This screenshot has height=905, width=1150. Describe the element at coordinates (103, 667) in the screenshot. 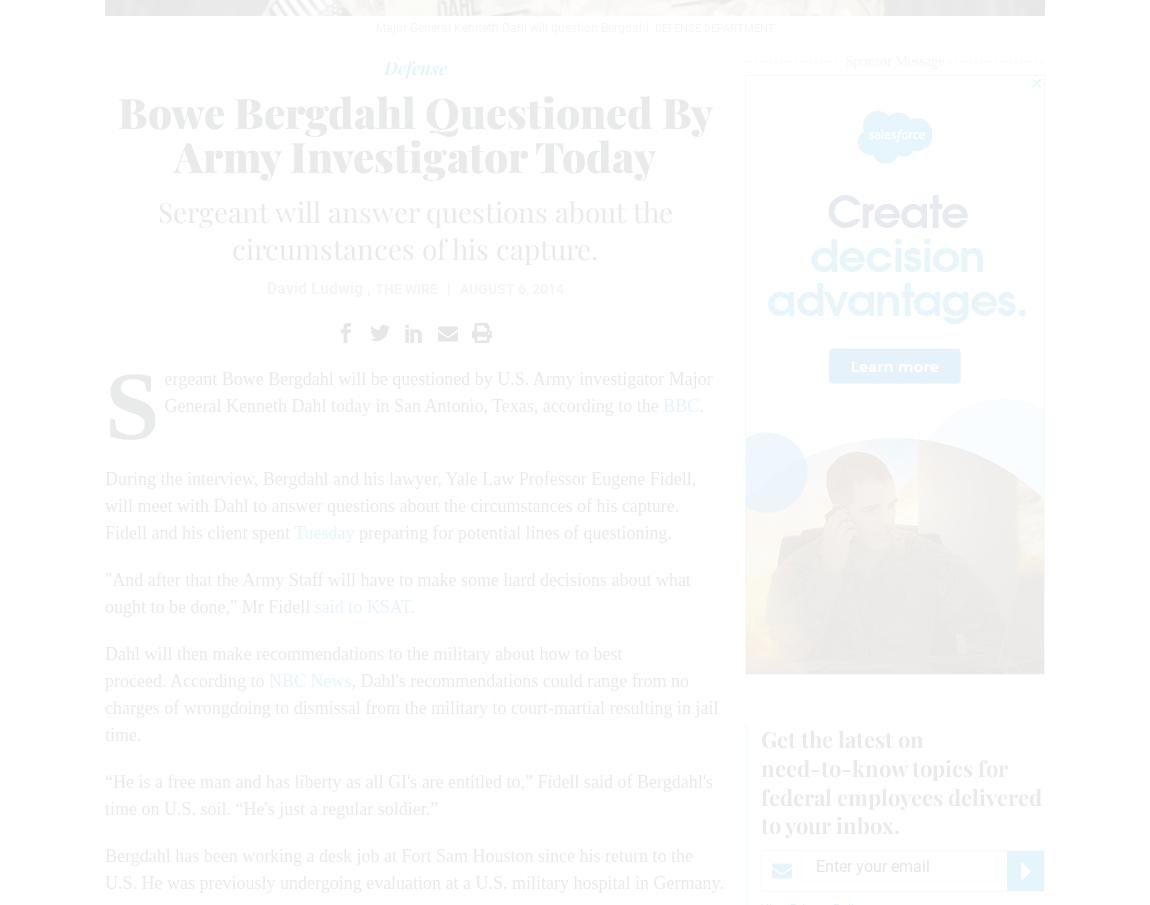

I see `'Dahl will then make recommendations to the military about how to best proceed. According to'` at that location.